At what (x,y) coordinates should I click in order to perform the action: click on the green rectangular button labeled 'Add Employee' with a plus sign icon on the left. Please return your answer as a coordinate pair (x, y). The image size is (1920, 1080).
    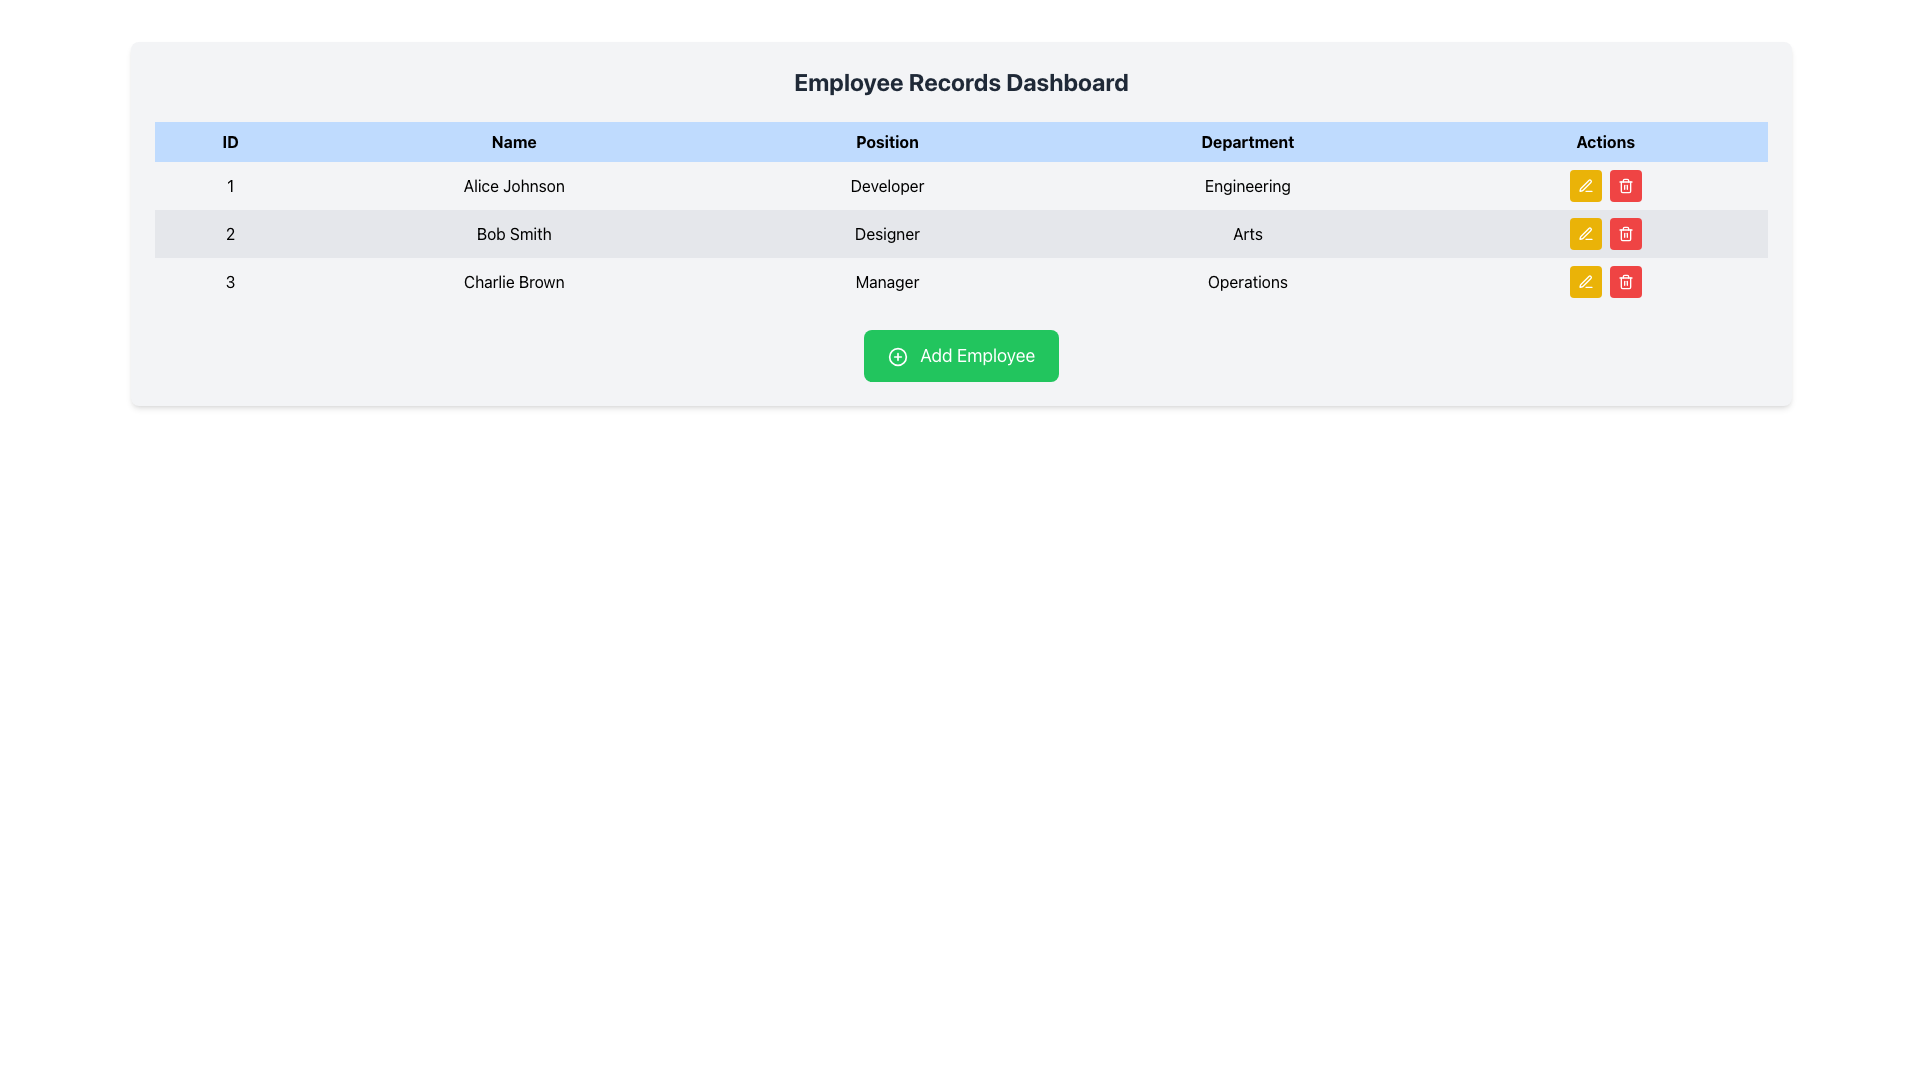
    Looking at the image, I should click on (961, 354).